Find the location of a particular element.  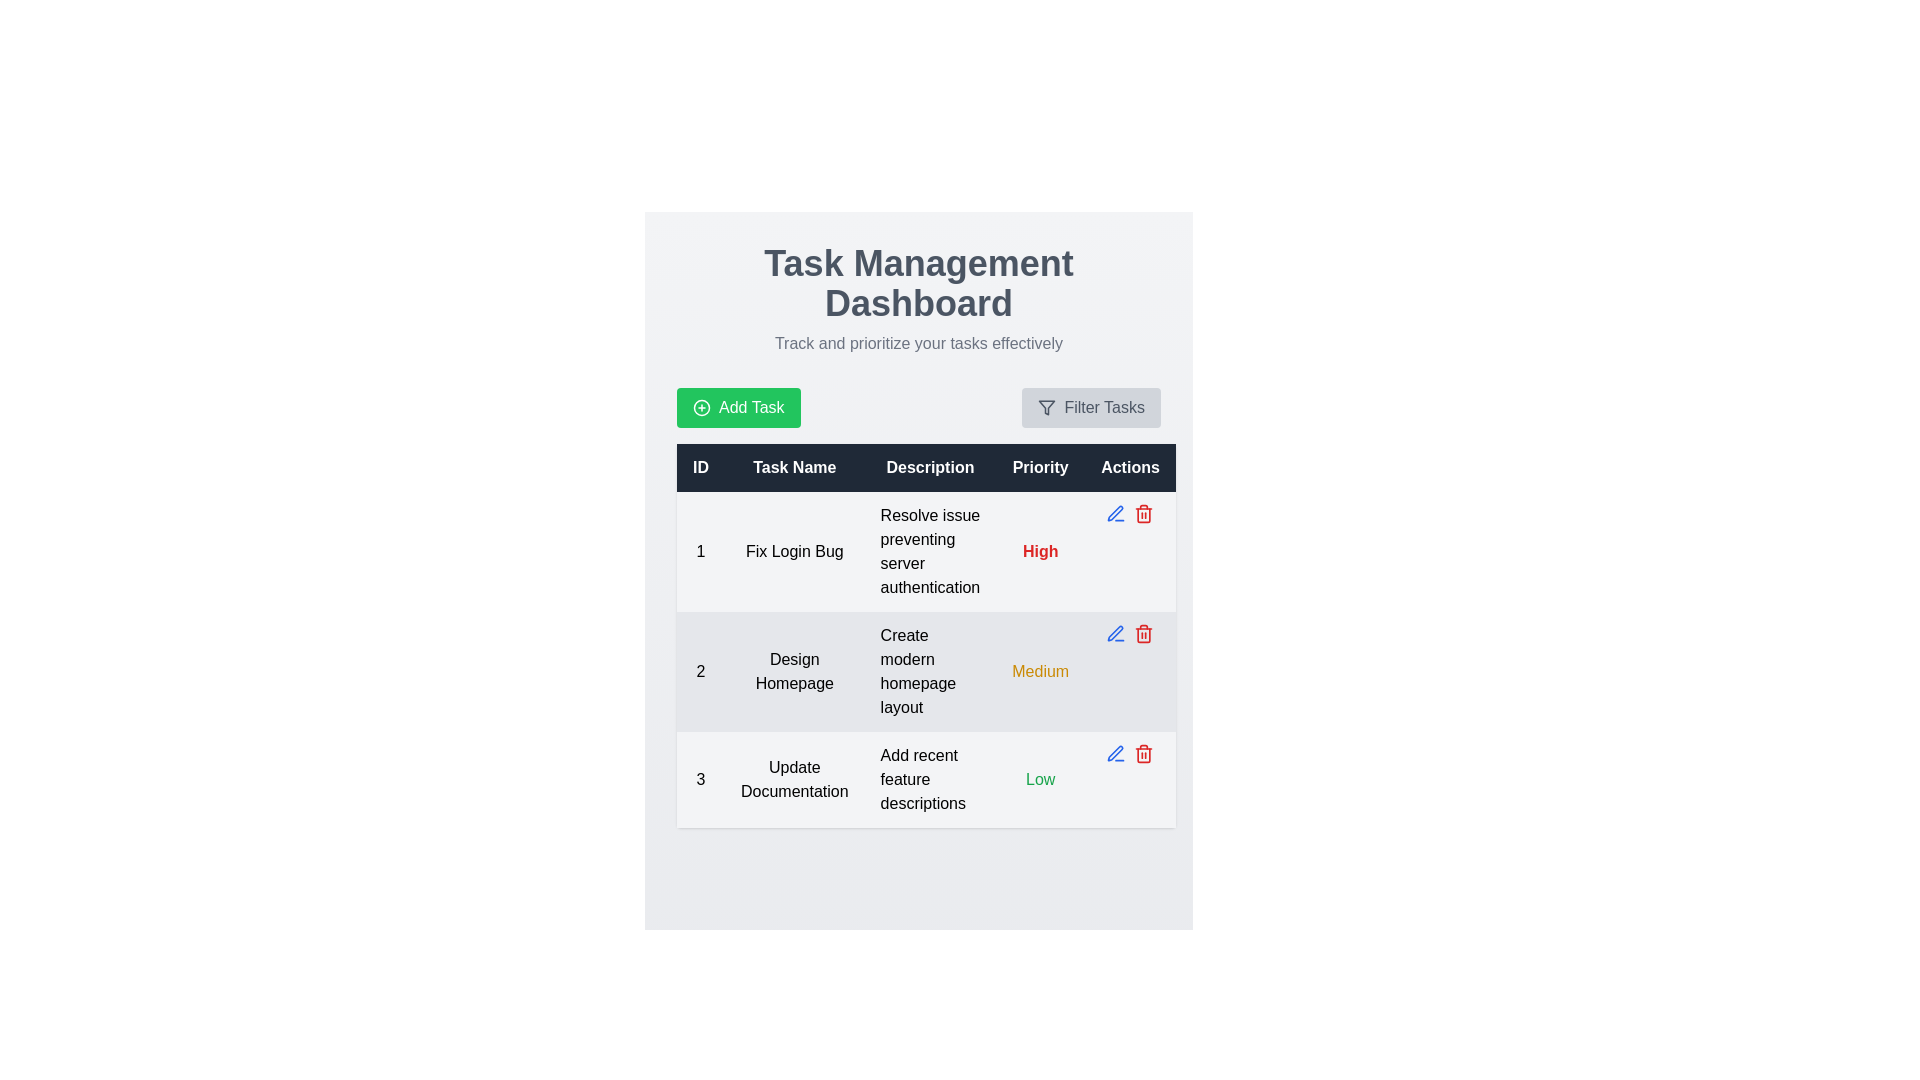

the red trash bin icon in the Interactive group under the 'Actions' column for the 'Update Documentation' row is located at coordinates (1130, 753).